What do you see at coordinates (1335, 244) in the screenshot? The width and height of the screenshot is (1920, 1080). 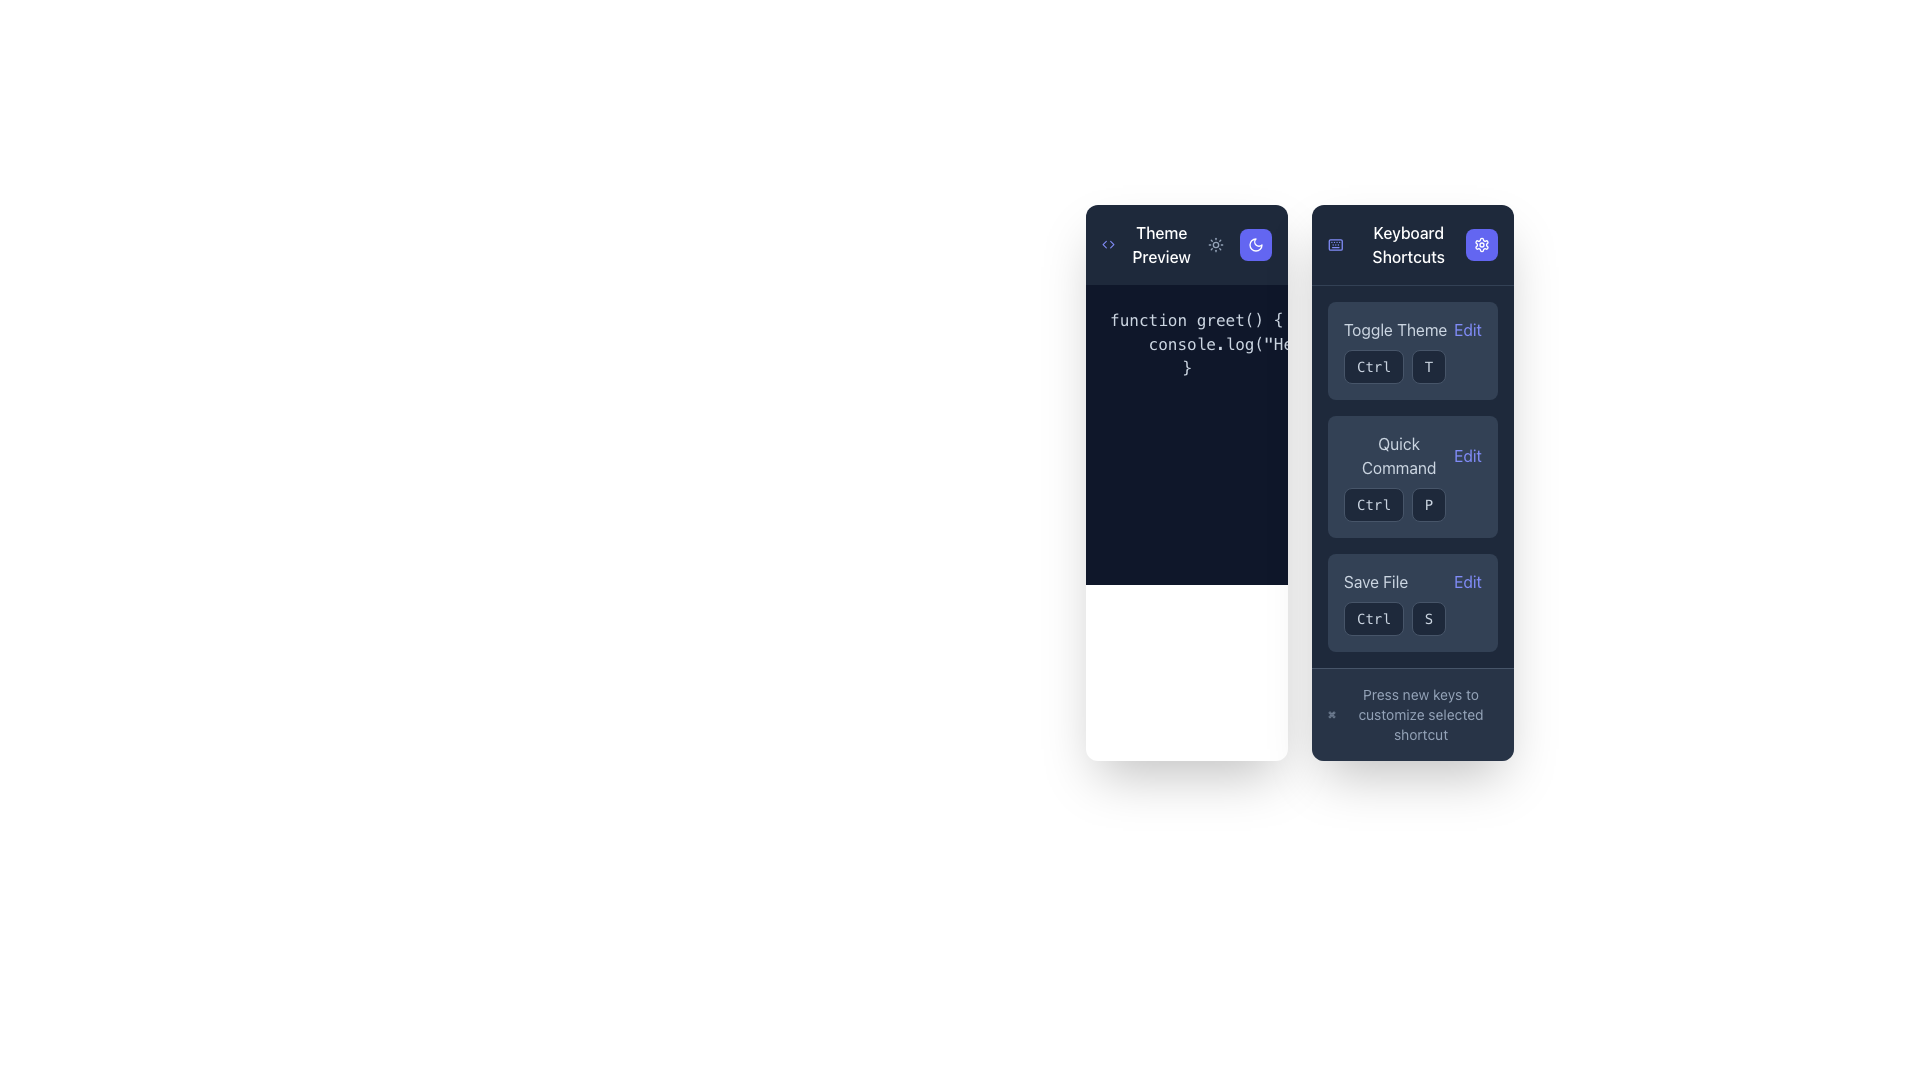 I see `the static representation of the keyboard shortcuts icon located in the top-left corner of the 'Keyboard Shortcuts' section` at bounding box center [1335, 244].